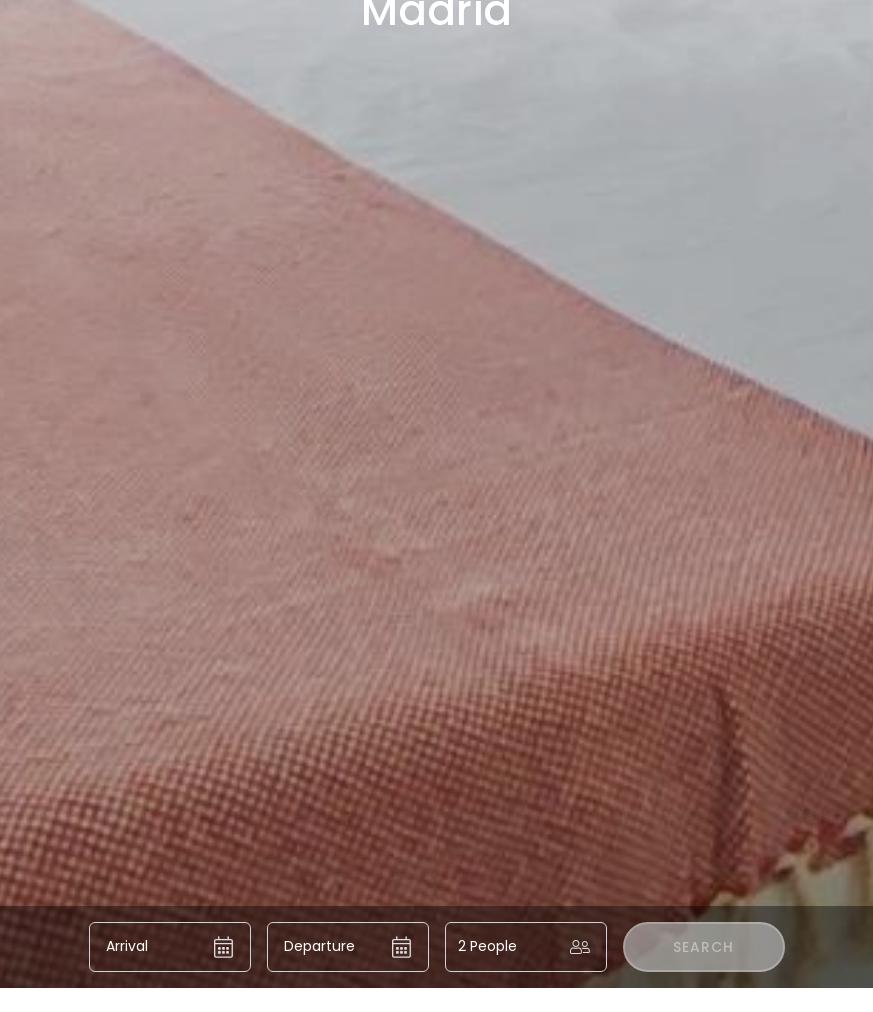 The height and width of the screenshot is (1012, 873). What do you see at coordinates (357, 777) in the screenshot?
I see `'Investors'` at bounding box center [357, 777].